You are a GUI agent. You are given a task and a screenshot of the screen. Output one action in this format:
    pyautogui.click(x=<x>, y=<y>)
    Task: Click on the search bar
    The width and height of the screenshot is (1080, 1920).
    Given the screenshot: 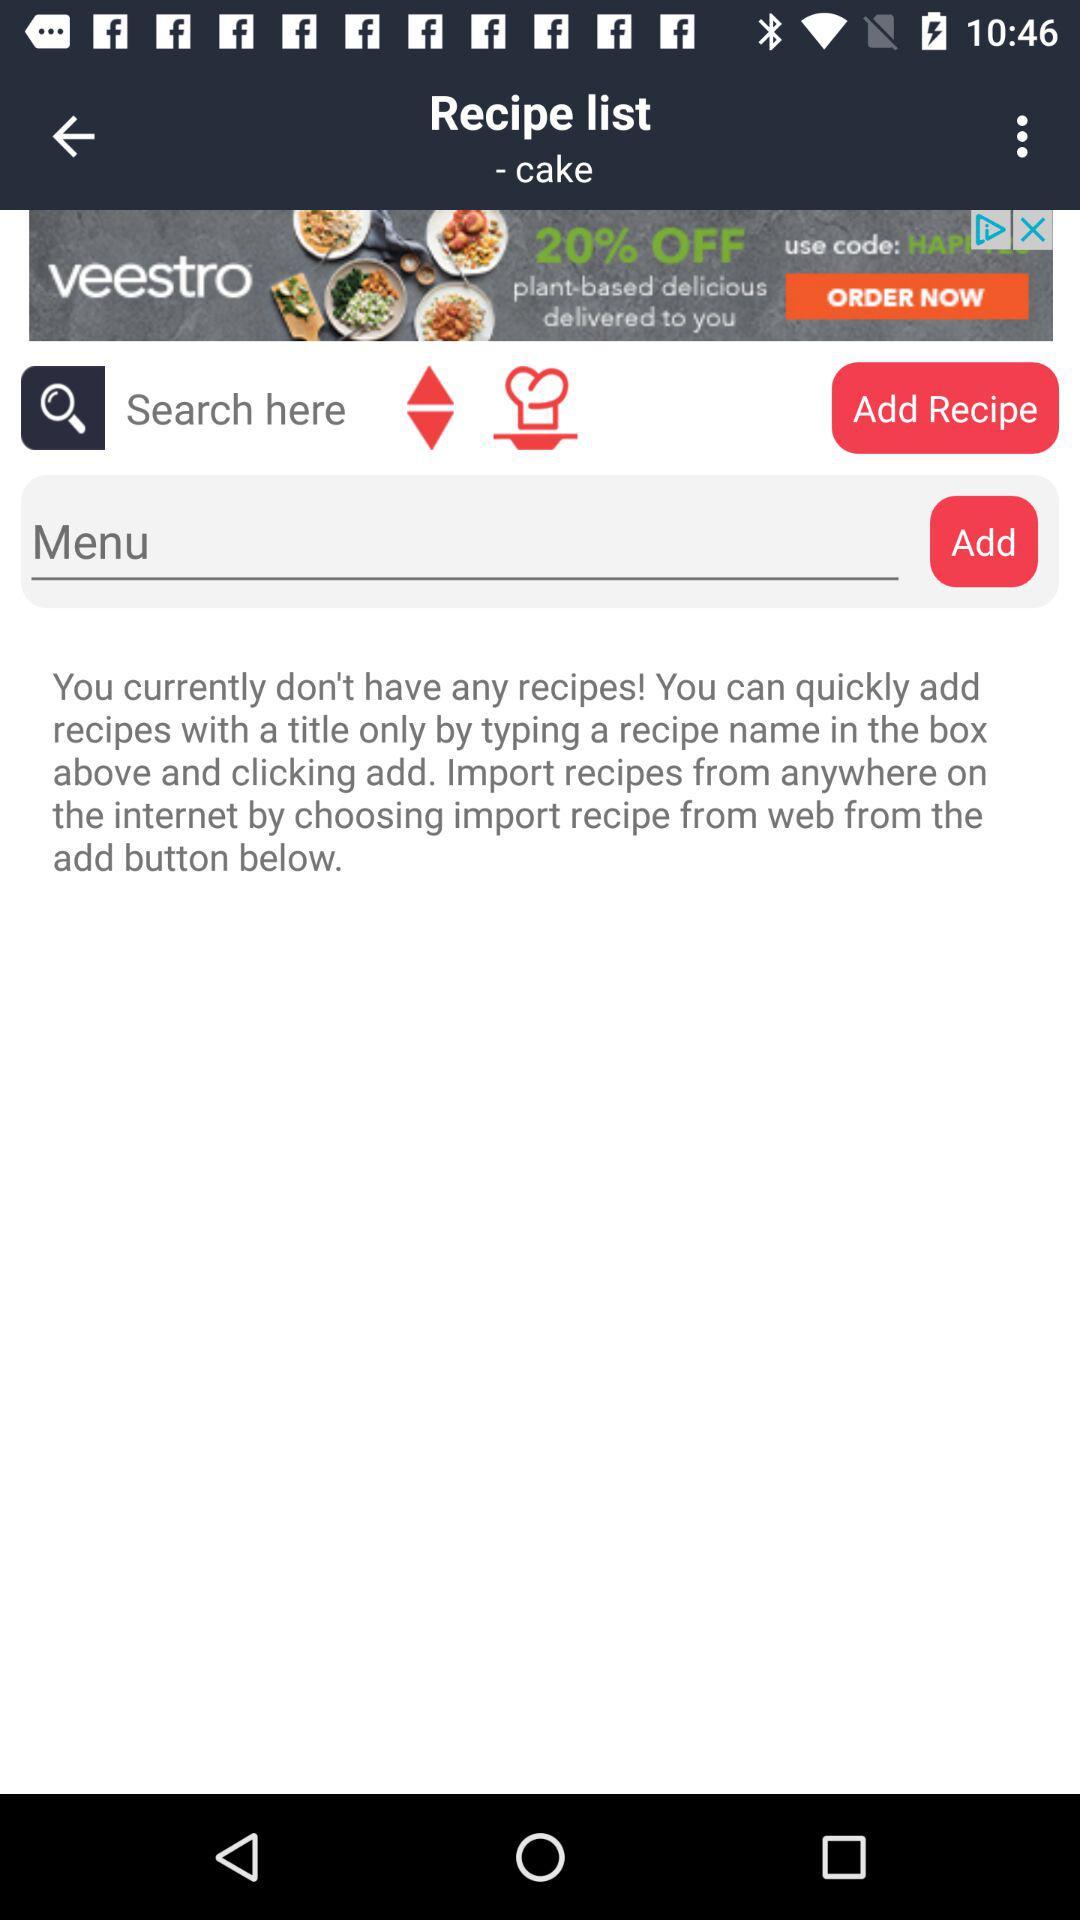 What is the action you would take?
    pyautogui.click(x=235, y=407)
    